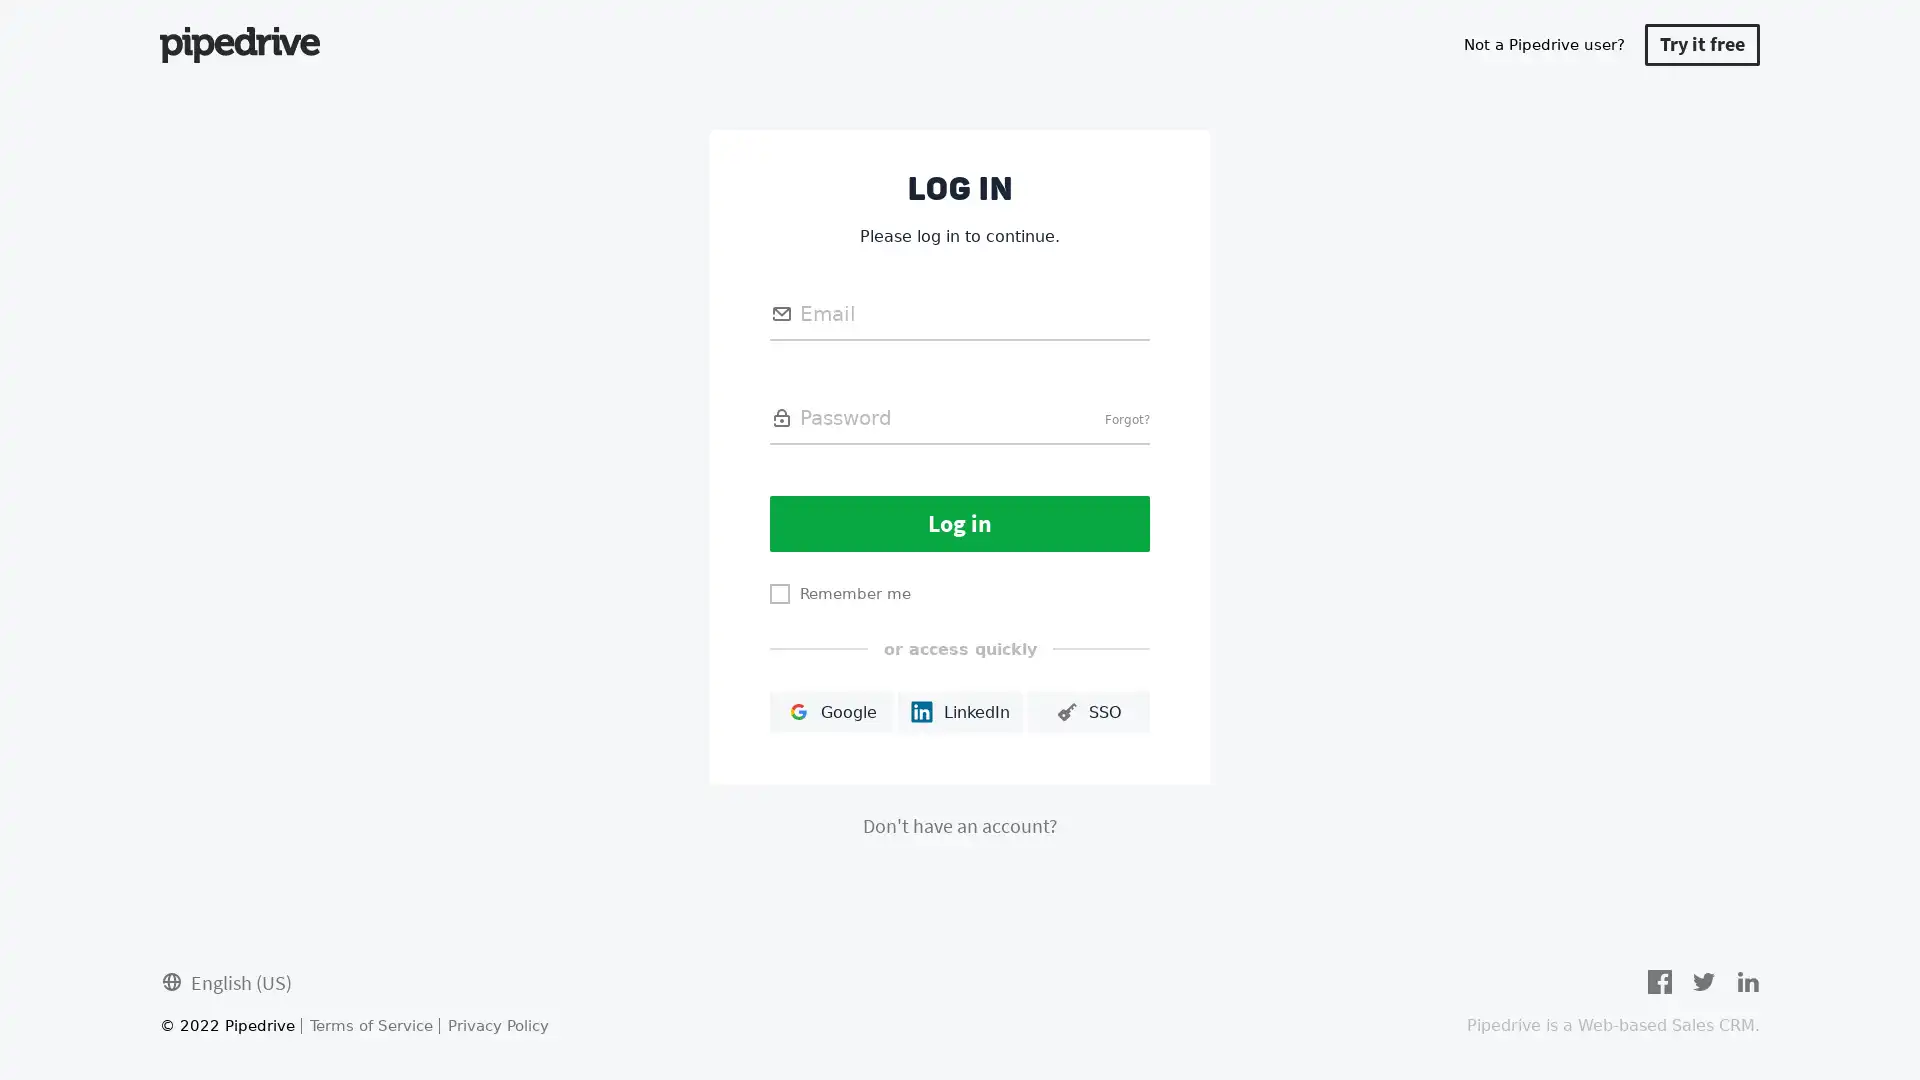  What do you see at coordinates (960, 522) in the screenshot?
I see `Log in` at bounding box center [960, 522].